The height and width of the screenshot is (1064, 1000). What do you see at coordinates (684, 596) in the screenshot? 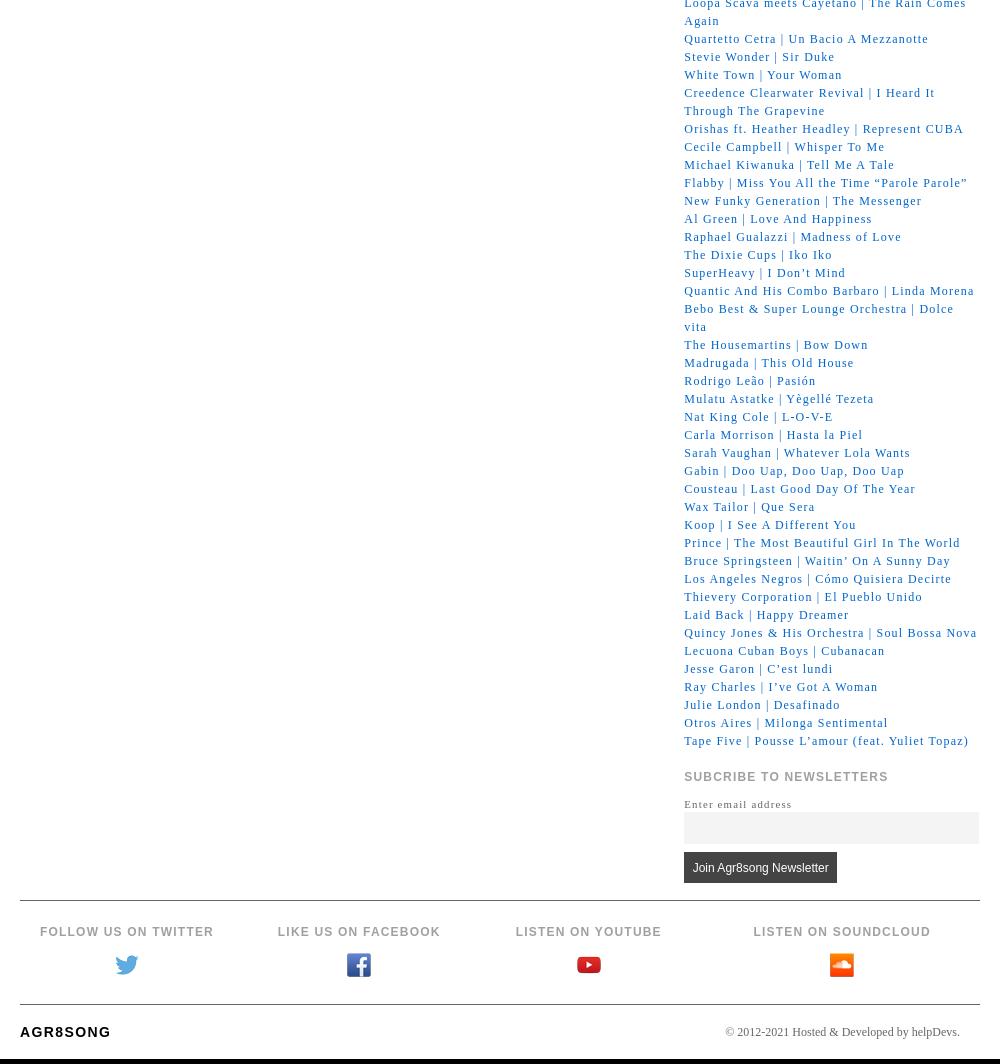
I see `'Thievery Corporation | El Pueblo Unido'` at bounding box center [684, 596].